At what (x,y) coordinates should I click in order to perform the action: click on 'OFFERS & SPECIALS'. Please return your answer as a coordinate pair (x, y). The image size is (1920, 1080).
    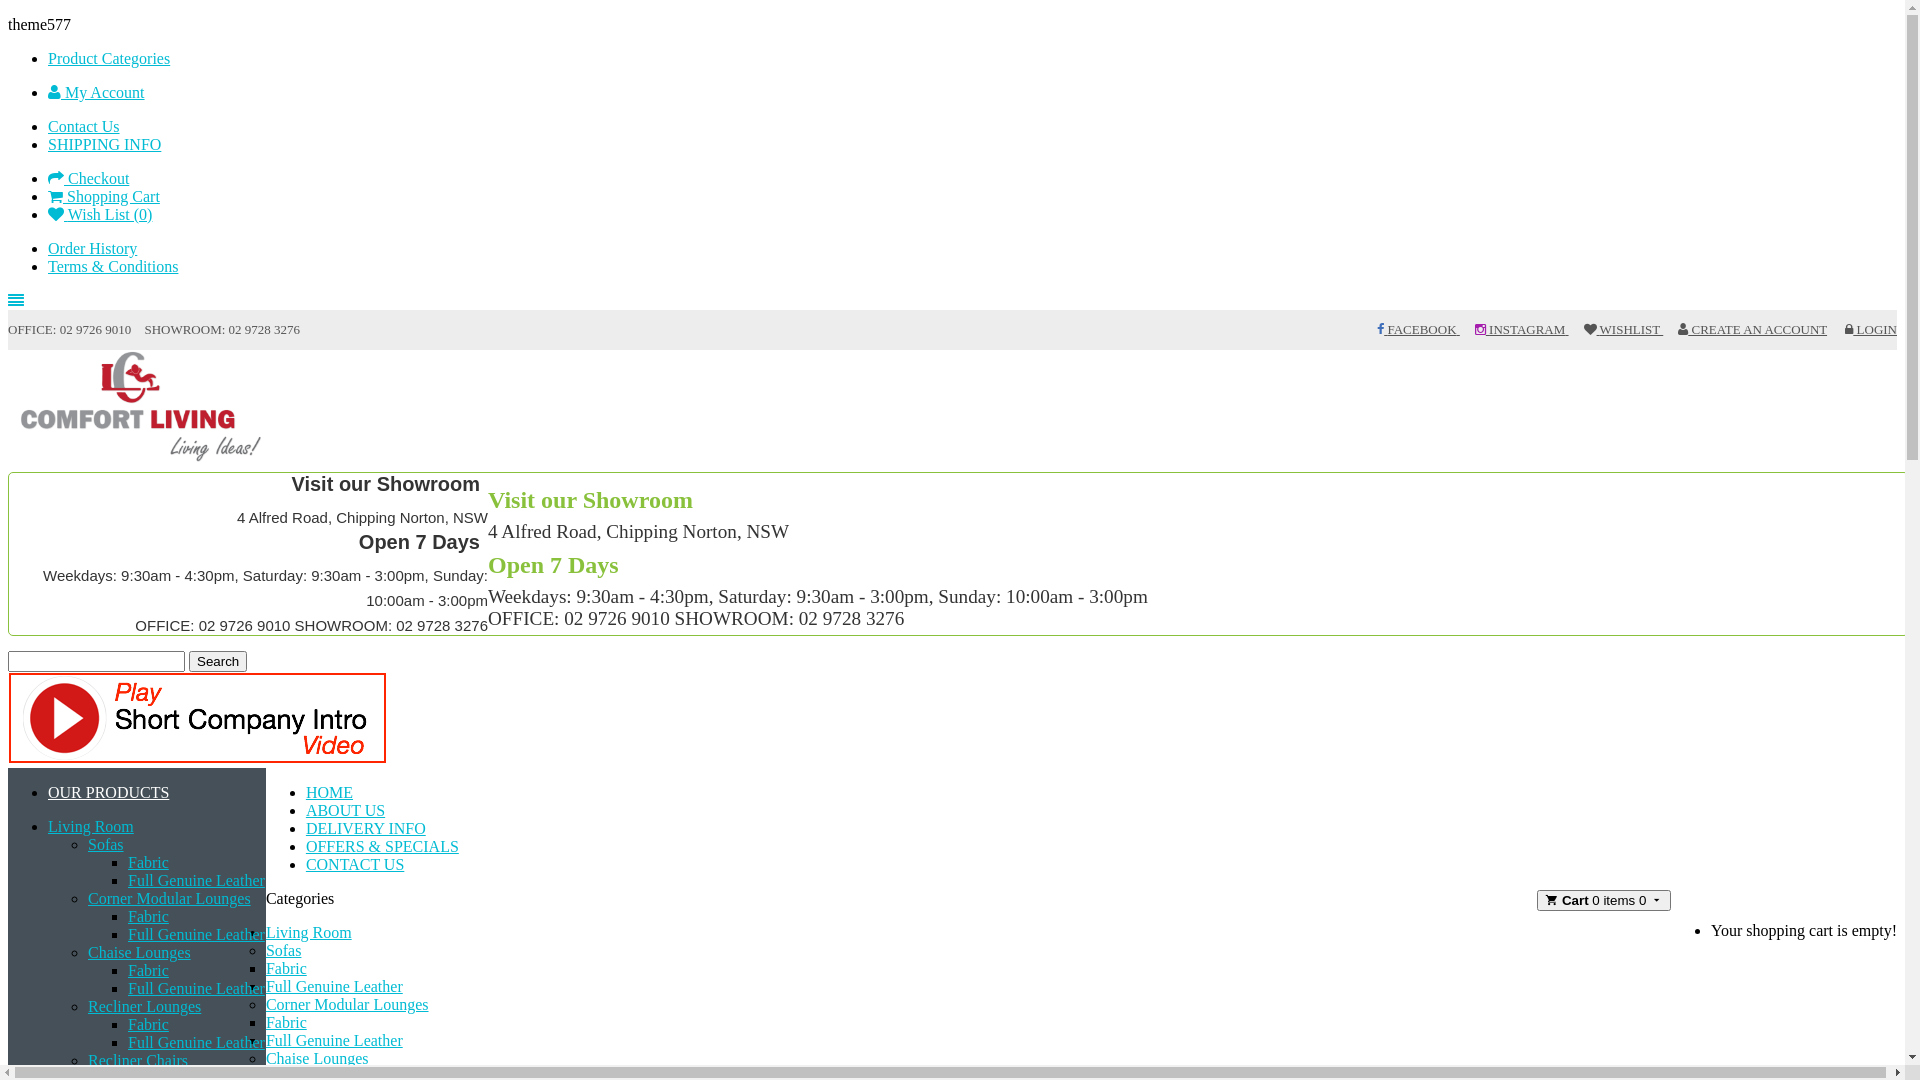
    Looking at the image, I should click on (382, 846).